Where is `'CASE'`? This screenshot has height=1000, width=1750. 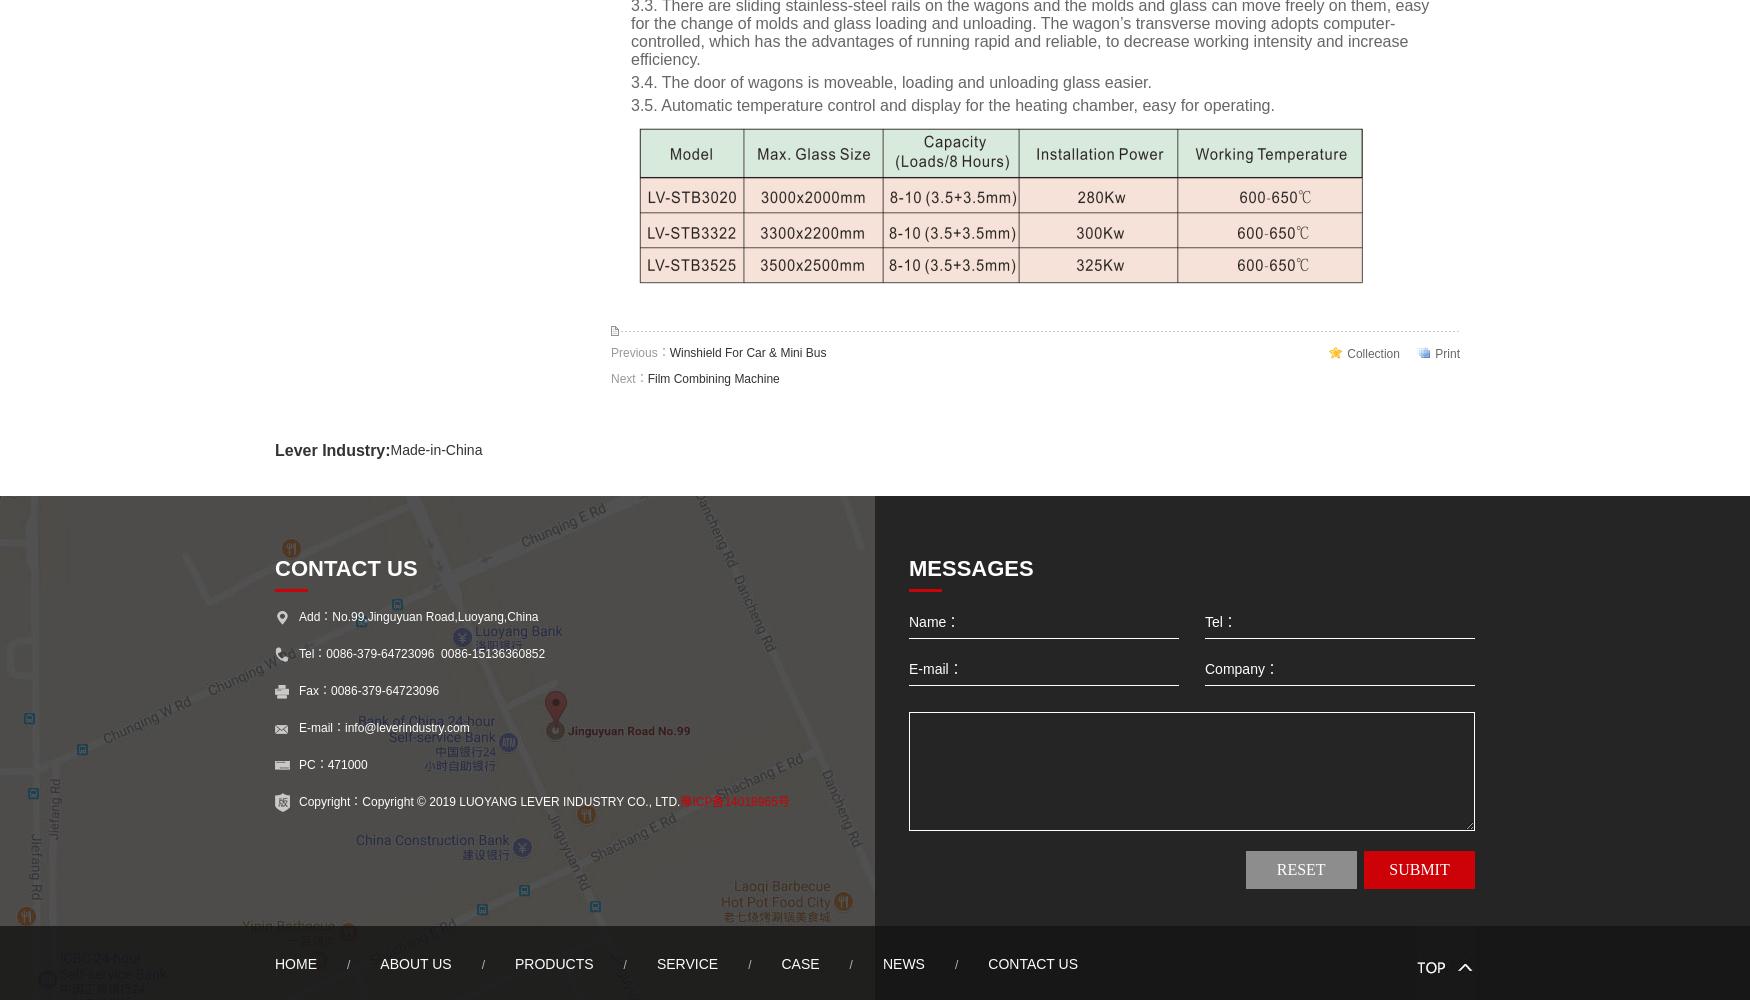 'CASE' is located at coordinates (798, 963).